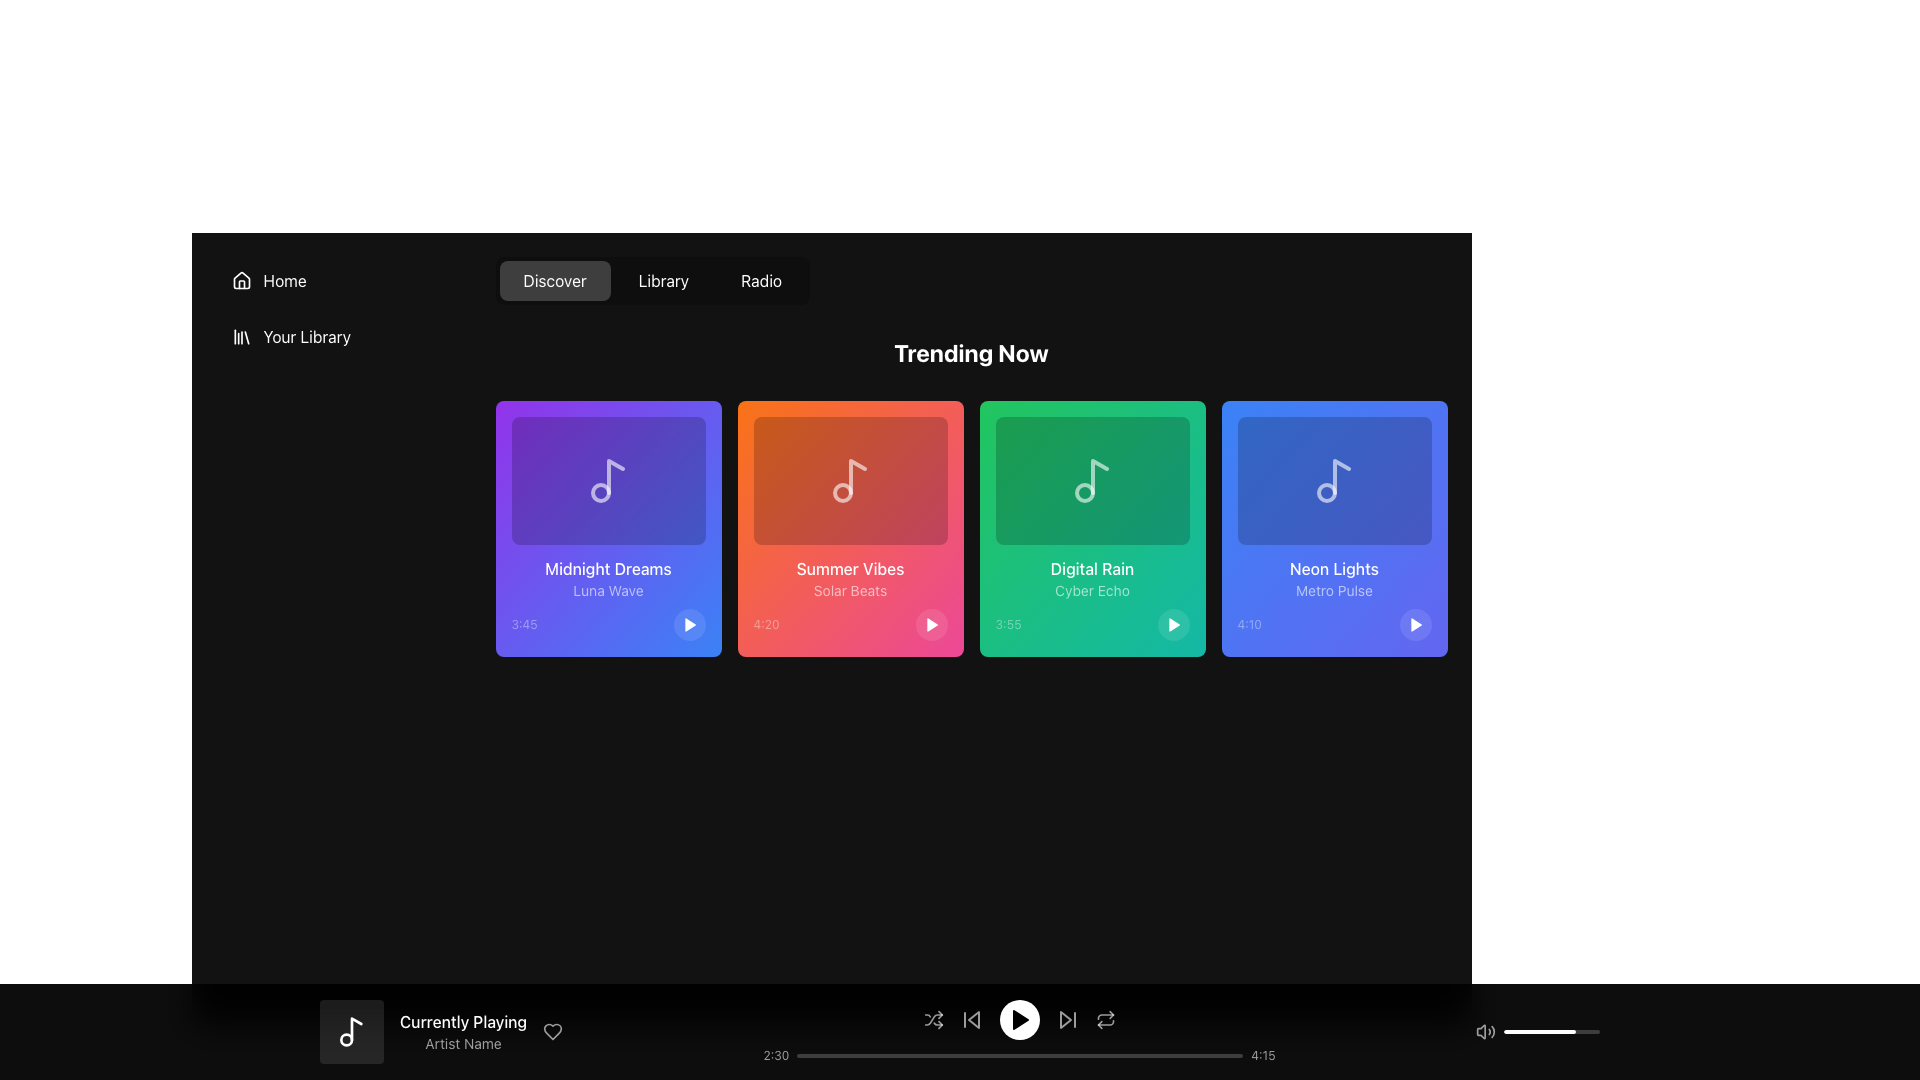 The width and height of the screenshot is (1920, 1080). I want to click on the play icon located in the bottom-right corner of the blue song card labeled 'Neon Lights' by 'Metro Pulse' in the 'Trending Now' section to begin playback, so click(1414, 623).